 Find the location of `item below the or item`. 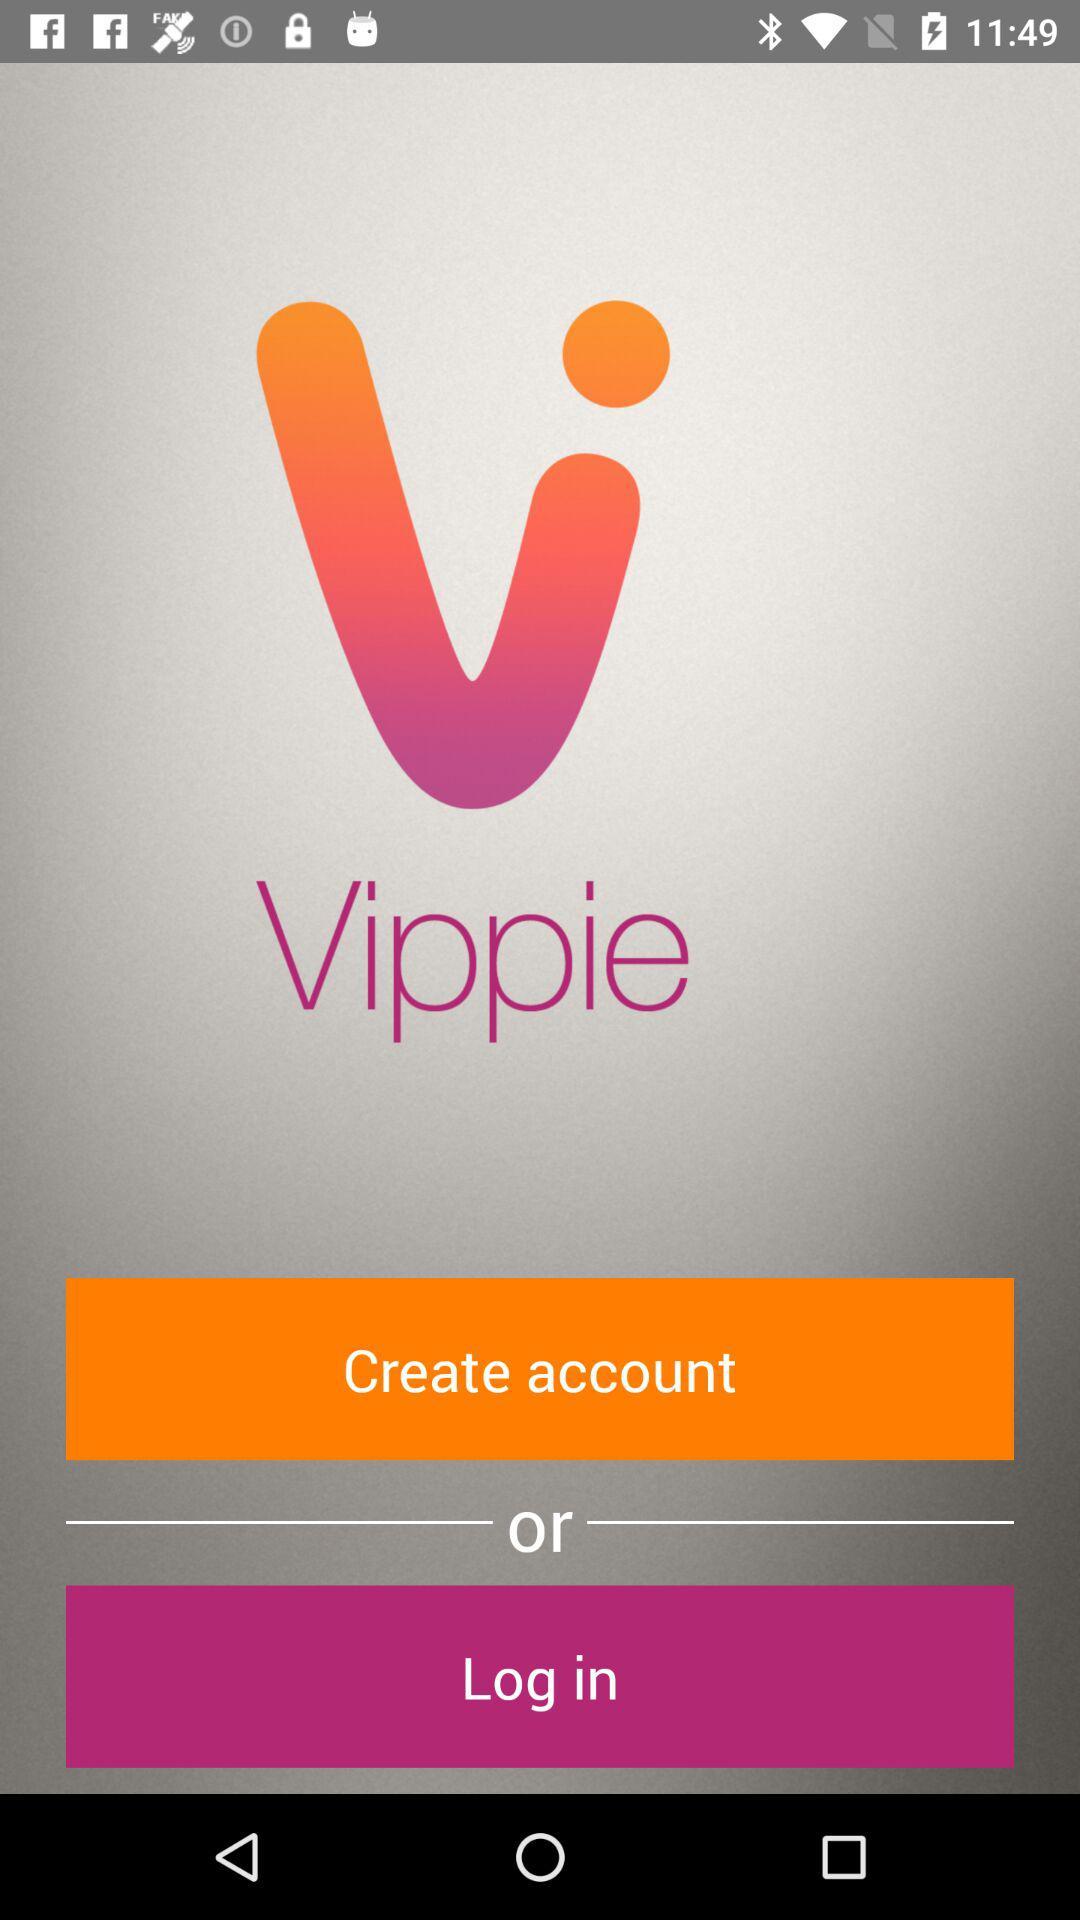

item below the or item is located at coordinates (540, 1676).